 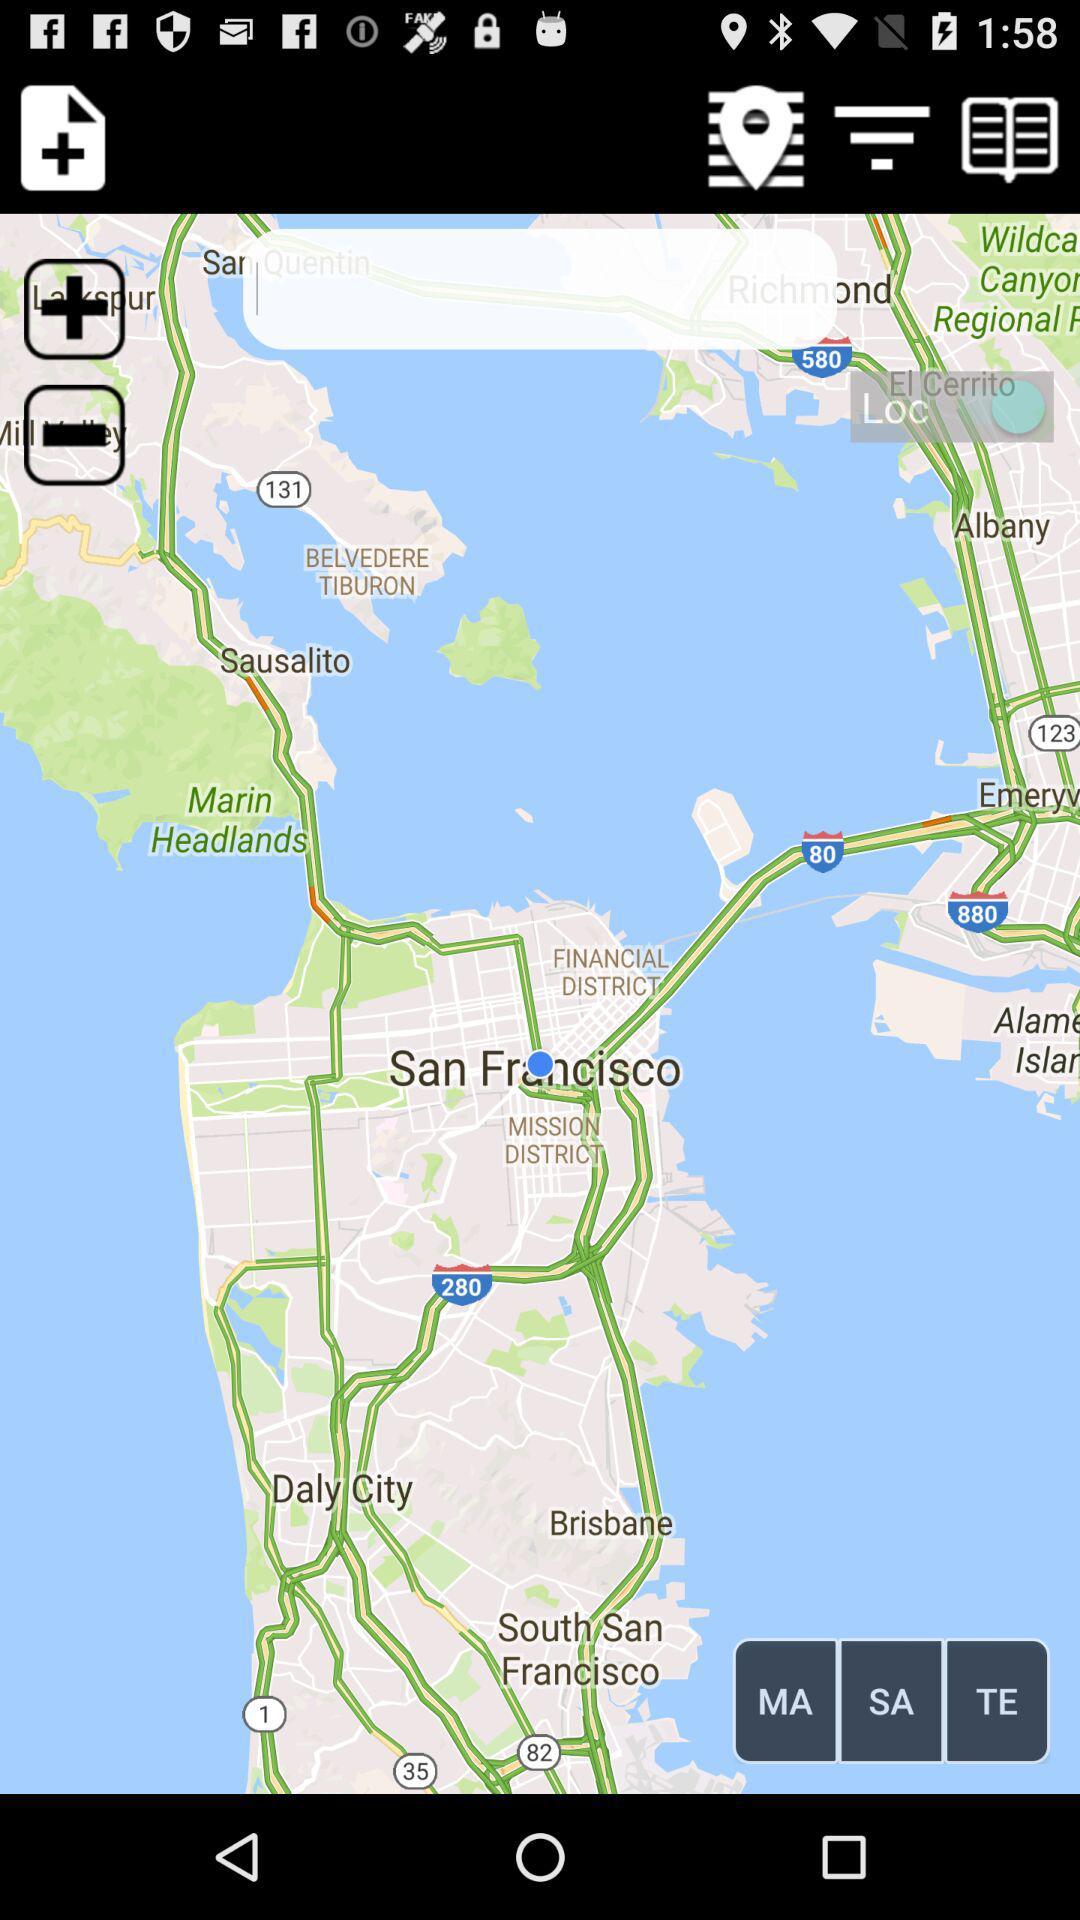 What do you see at coordinates (890, 1699) in the screenshot?
I see `the item next to the te` at bounding box center [890, 1699].